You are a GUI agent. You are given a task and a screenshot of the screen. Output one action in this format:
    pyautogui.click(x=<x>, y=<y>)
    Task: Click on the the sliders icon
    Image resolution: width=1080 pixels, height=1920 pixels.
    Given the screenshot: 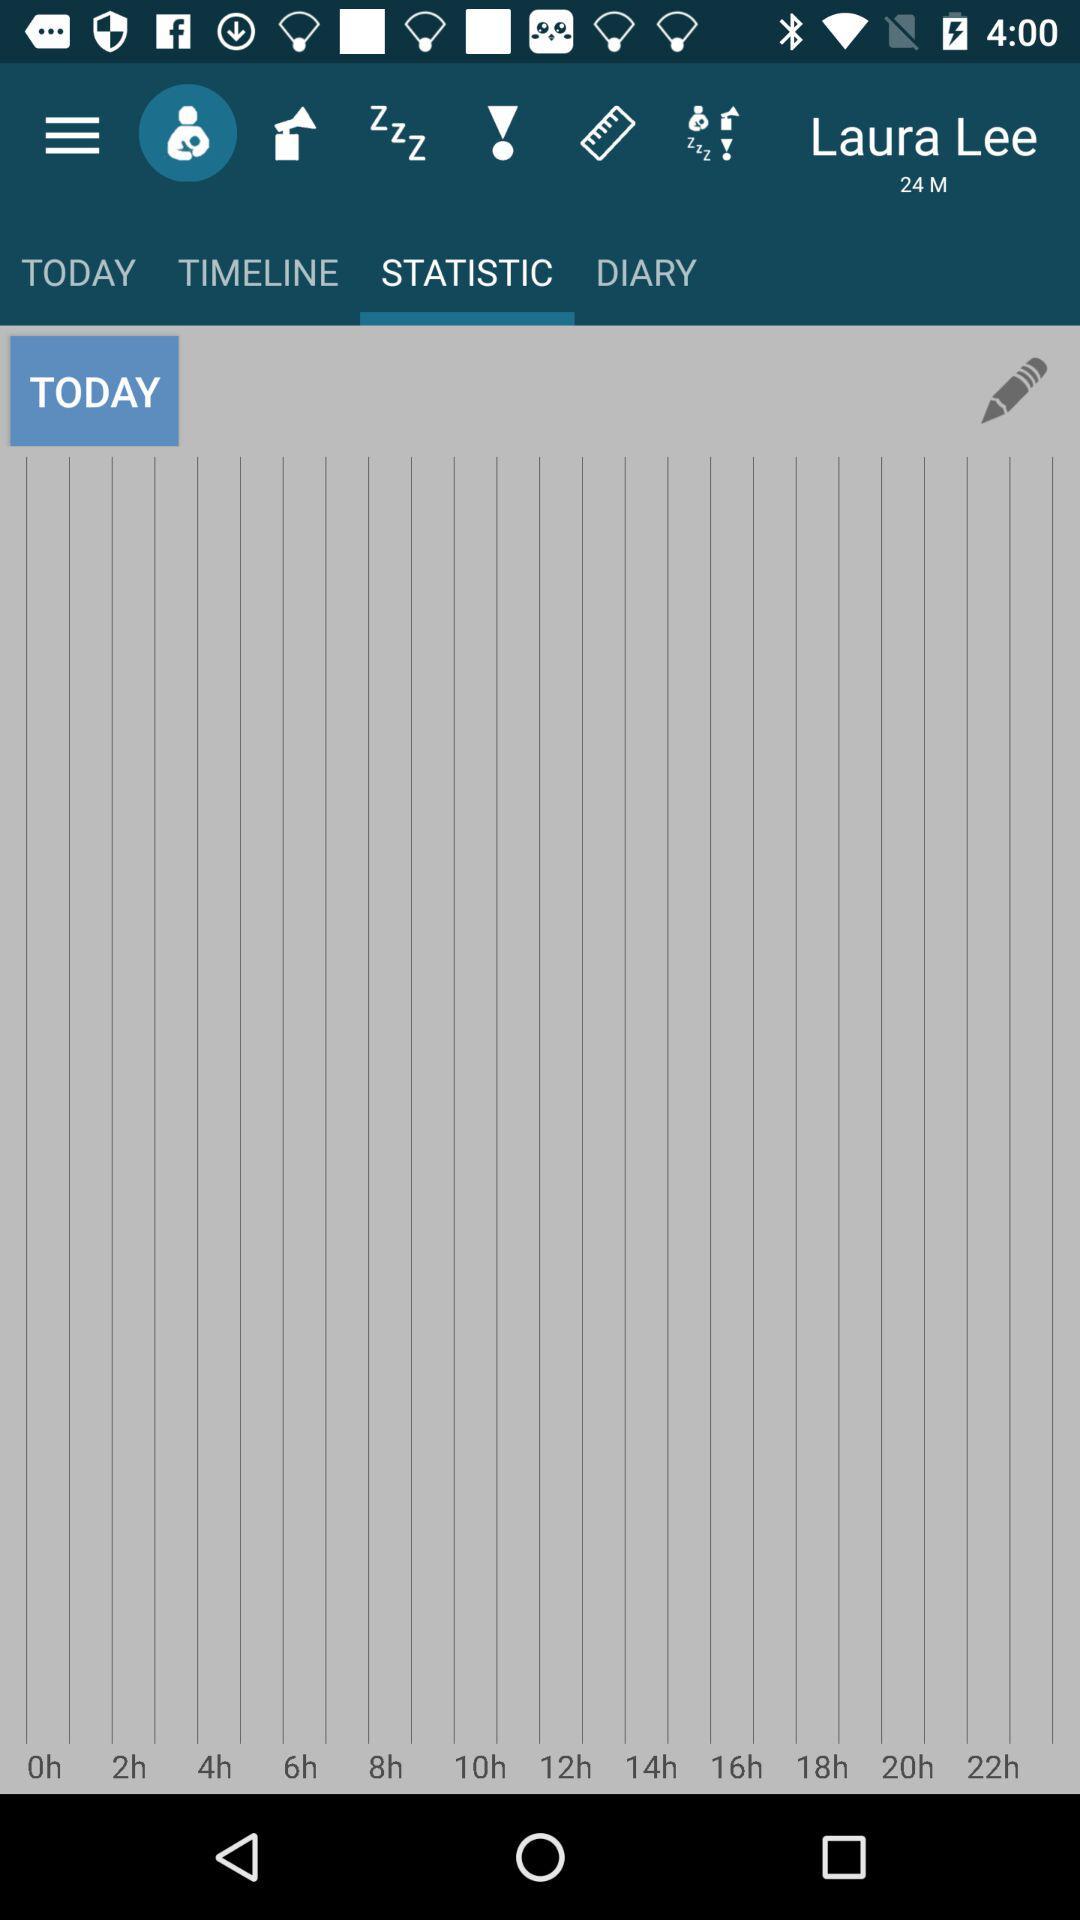 What is the action you would take?
    pyautogui.click(x=397, y=131)
    